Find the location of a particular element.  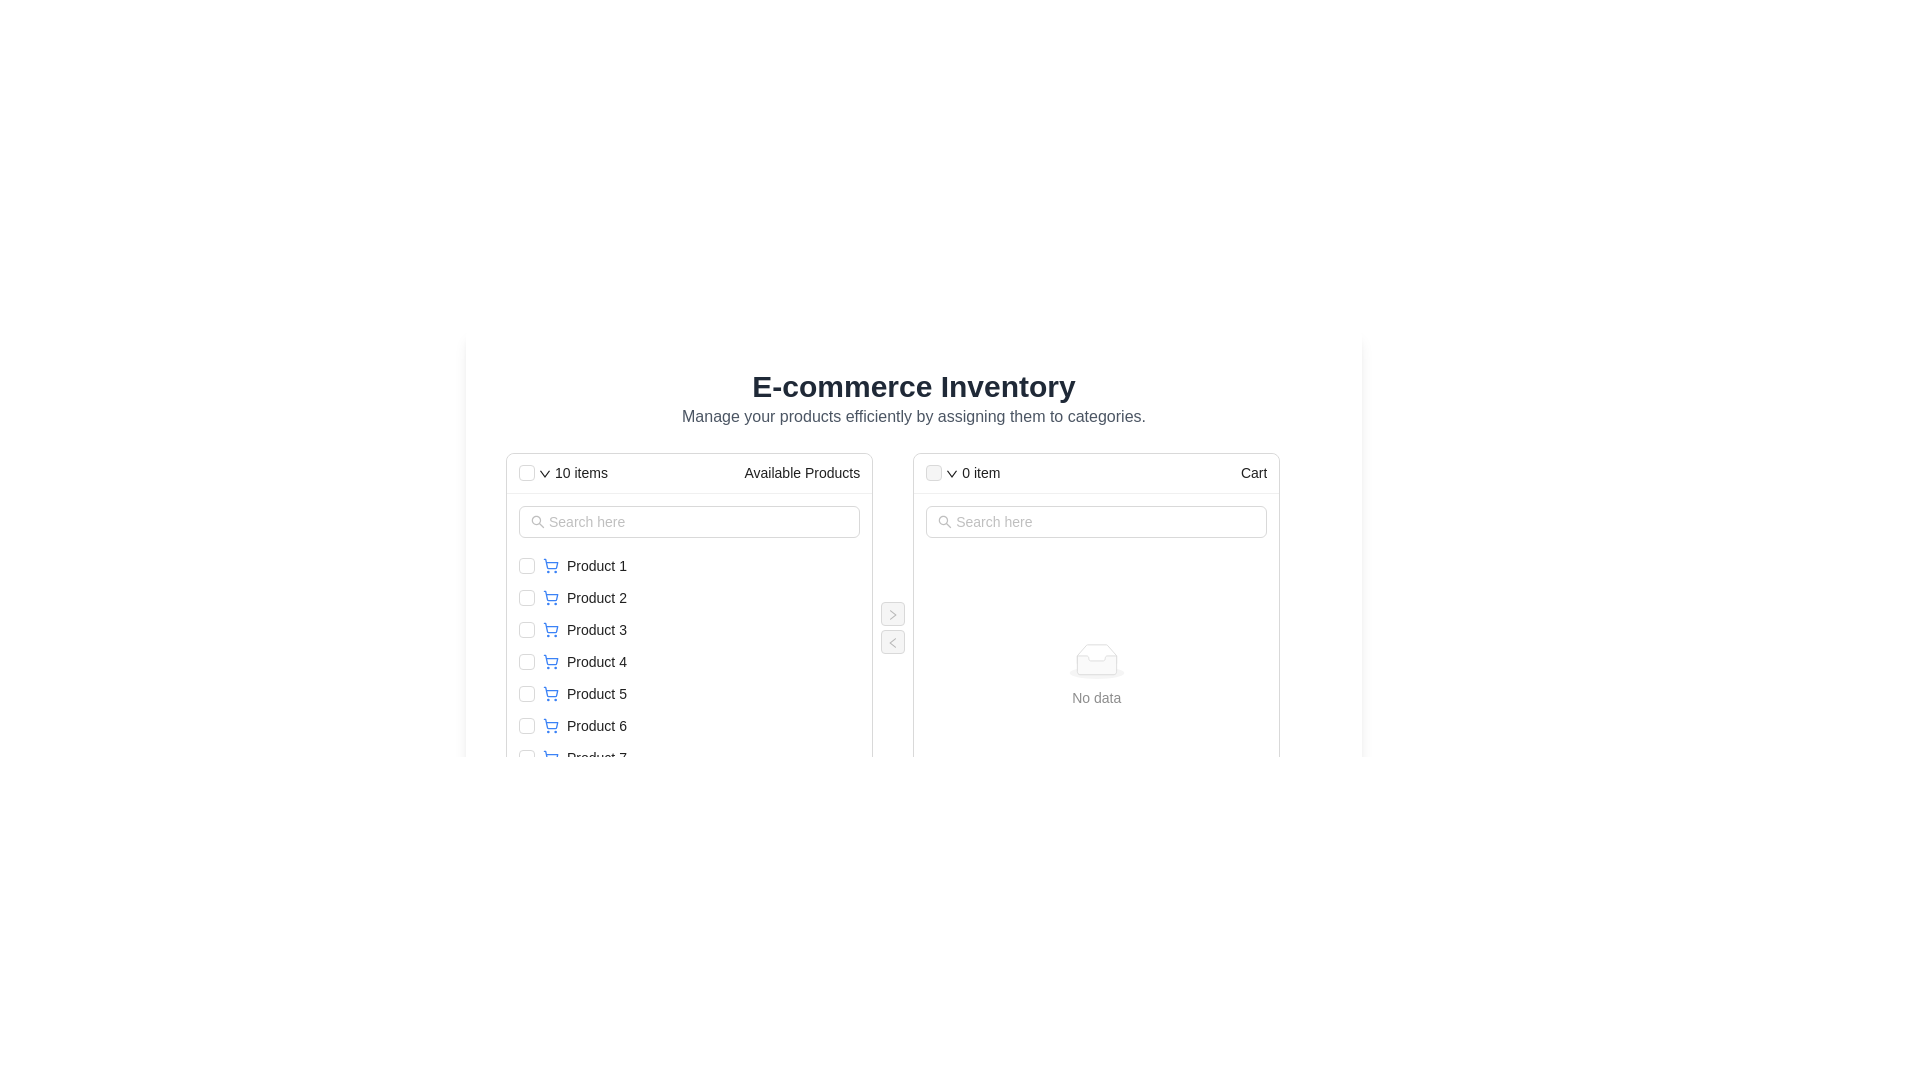

the rightward arrow button located centrally between the 'Available Products' and 'Cart' panels is located at coordinates (891, 612).